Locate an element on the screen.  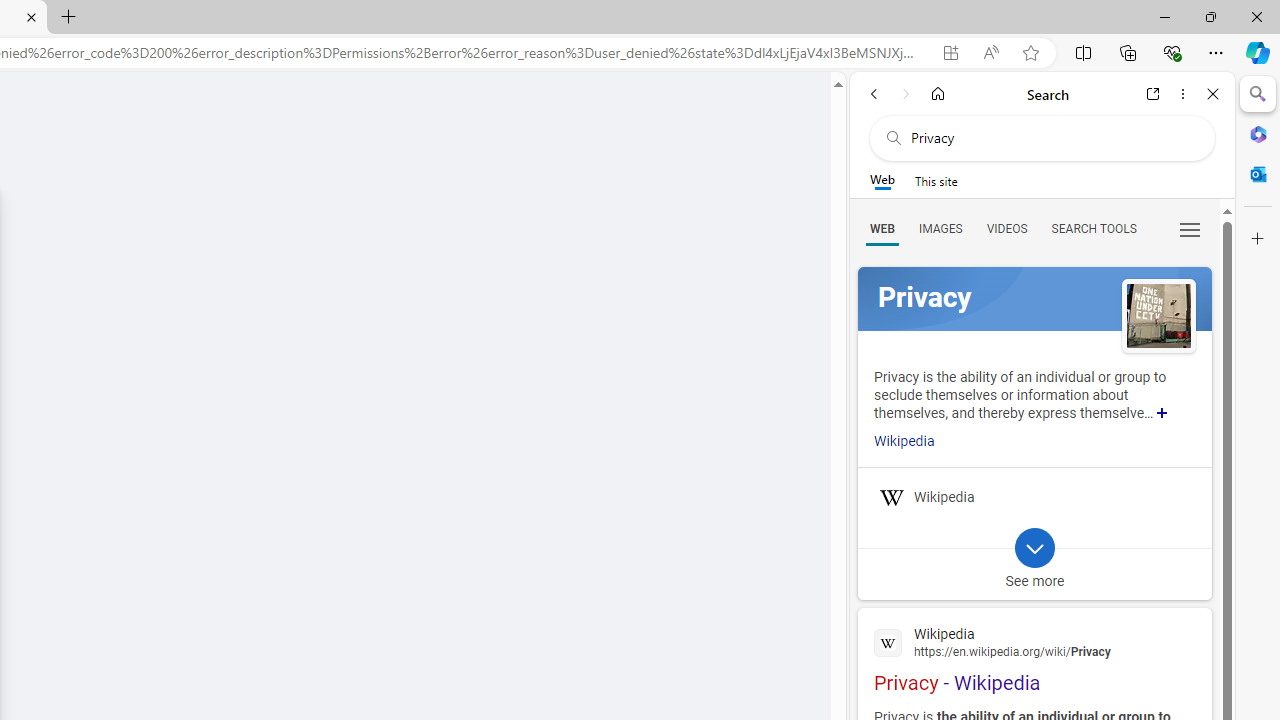
'Preferences' is located at coordinates (1189, 227).